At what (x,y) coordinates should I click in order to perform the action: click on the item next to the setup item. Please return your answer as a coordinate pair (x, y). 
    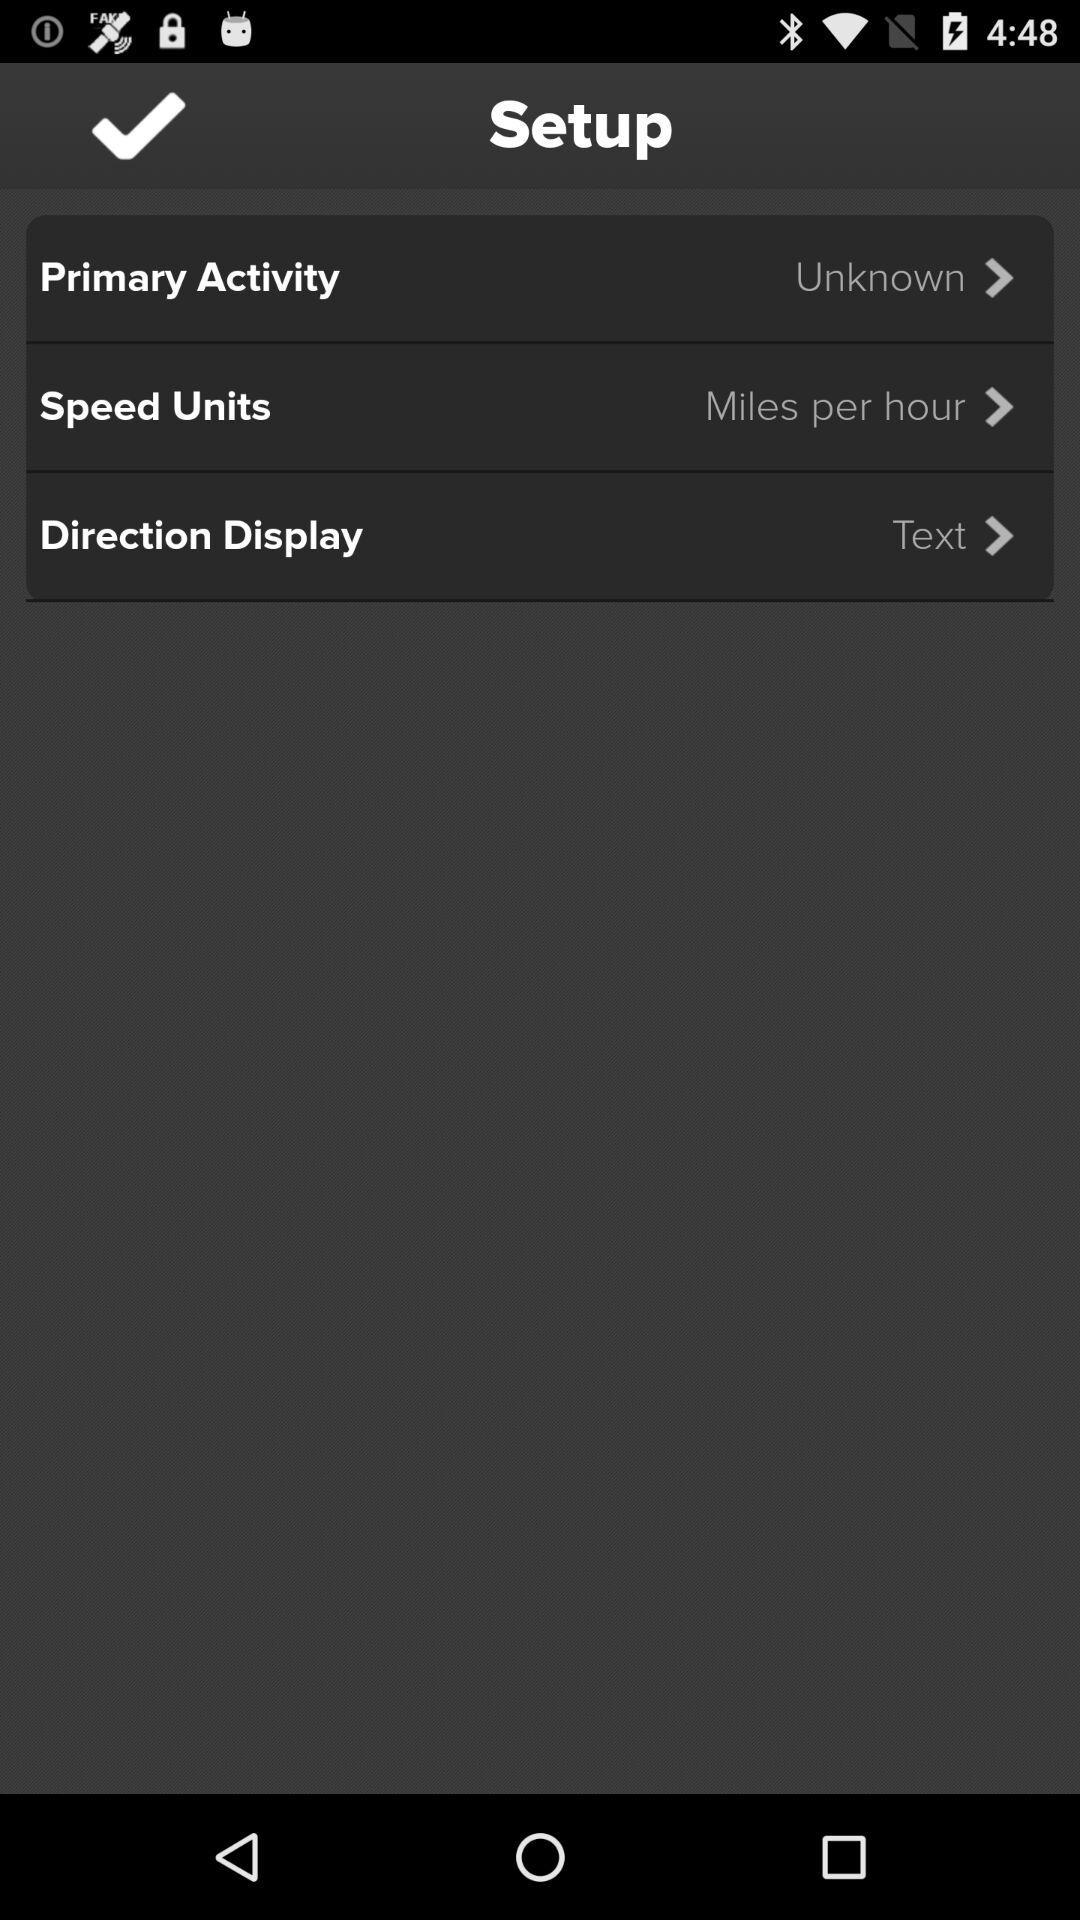
    Looking at the image, I should click on (137, 124).